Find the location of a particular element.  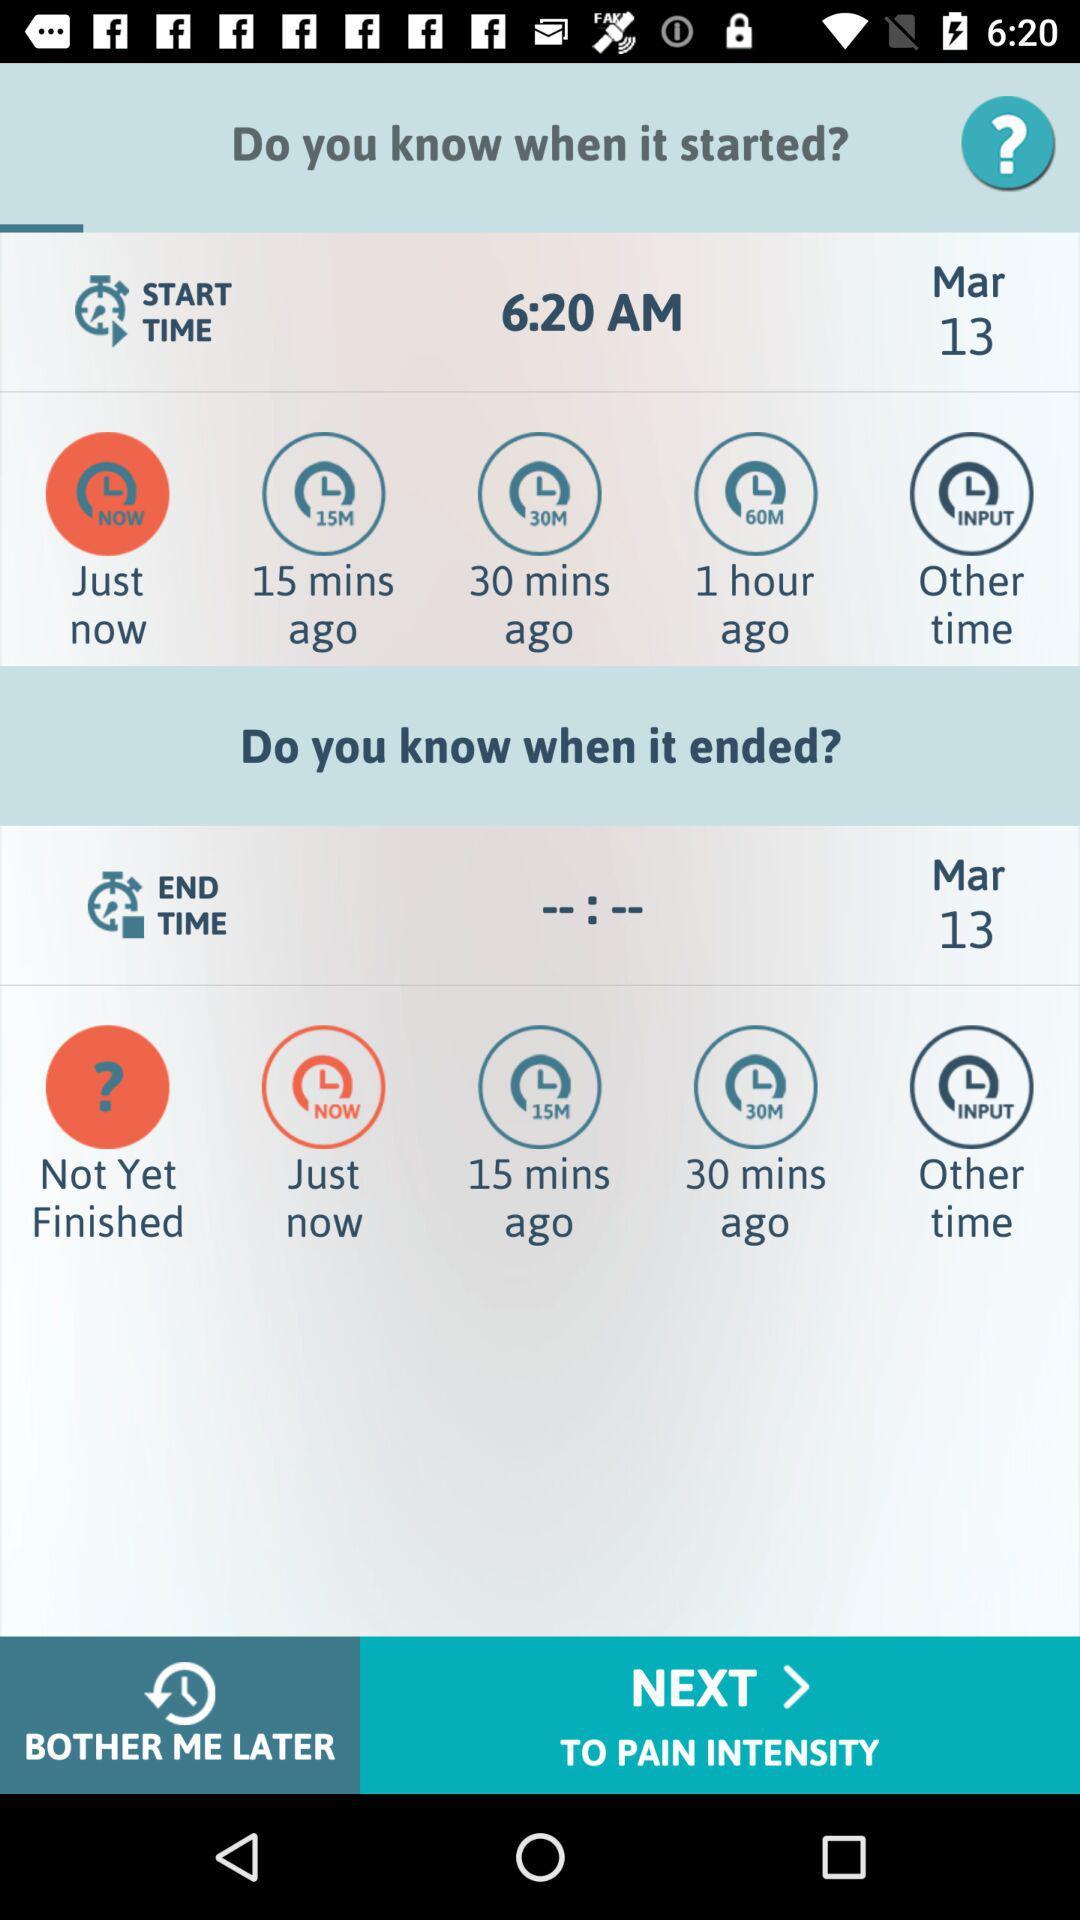

the time icon is located at coordinates (970, 493).